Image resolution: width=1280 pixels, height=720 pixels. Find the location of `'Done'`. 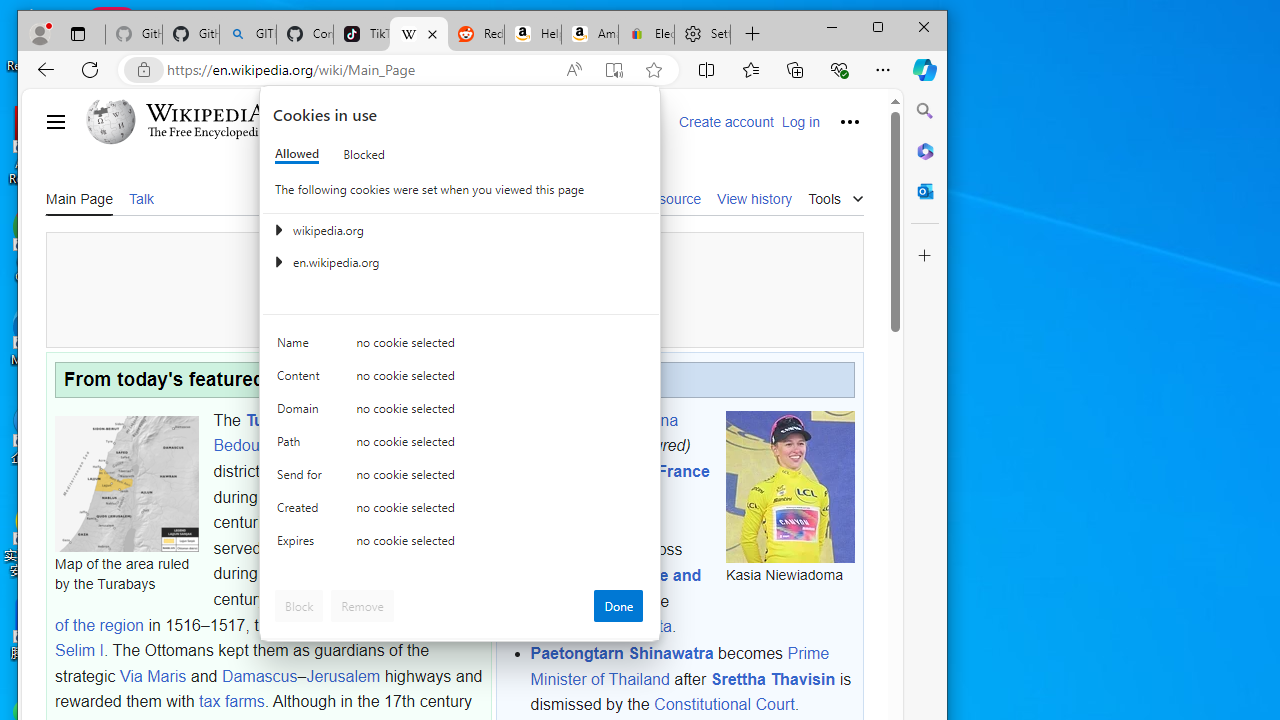

'Done' is located at coordinates (617, 604).